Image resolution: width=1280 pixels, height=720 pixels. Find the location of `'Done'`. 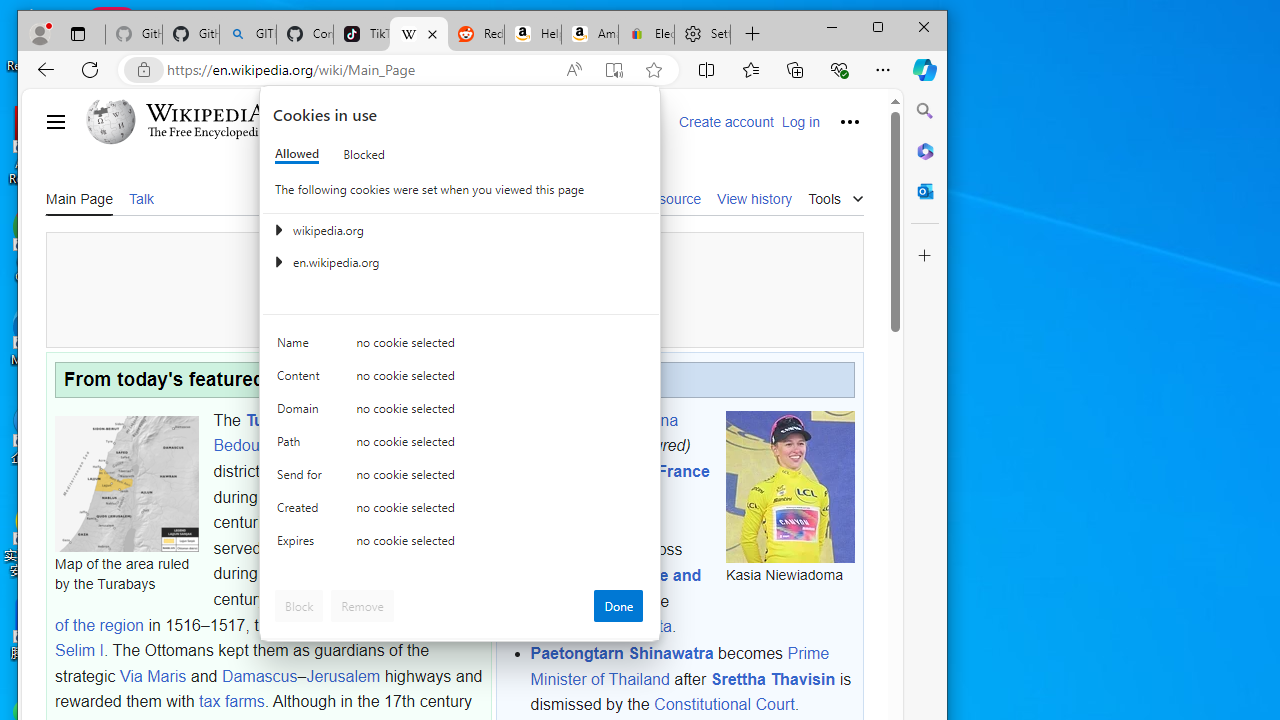

'Done' is located at coordinates (617, 604).